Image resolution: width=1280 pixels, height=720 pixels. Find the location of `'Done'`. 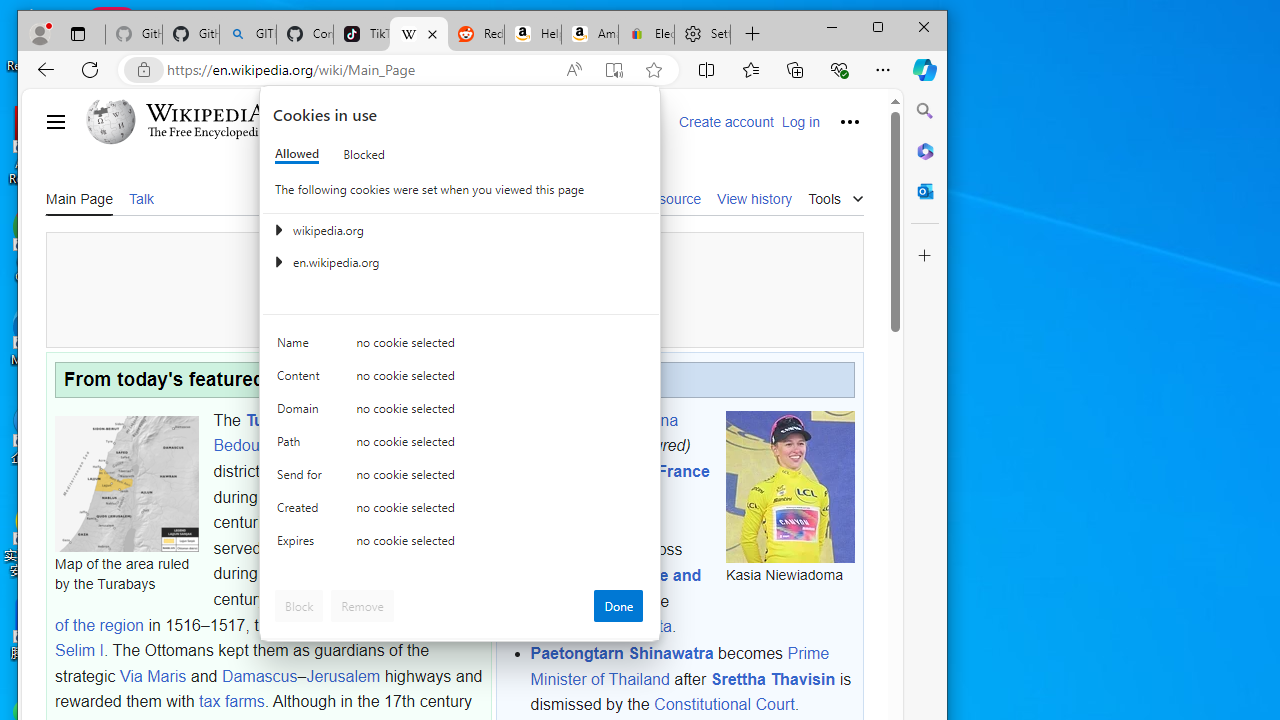

'Done' is located at coordinates (617, 604).